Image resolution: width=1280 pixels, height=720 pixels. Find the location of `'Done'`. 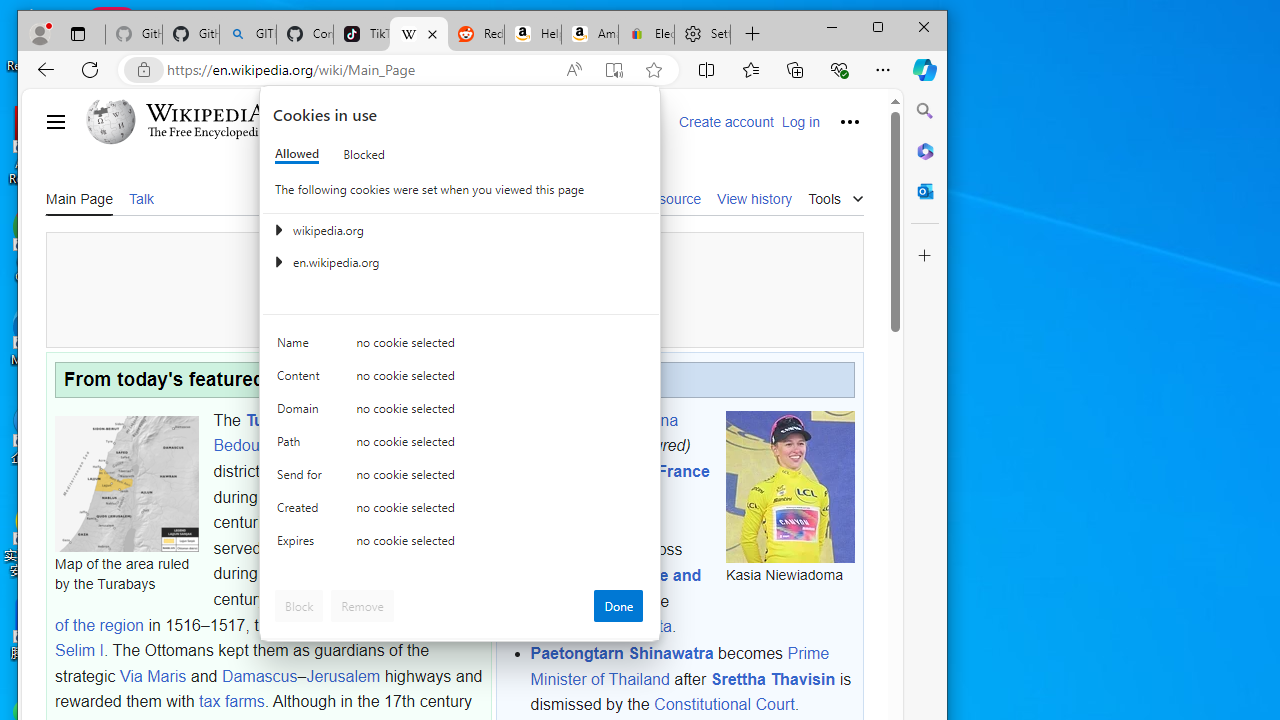

'Done' is located at coordinates (617, 604).